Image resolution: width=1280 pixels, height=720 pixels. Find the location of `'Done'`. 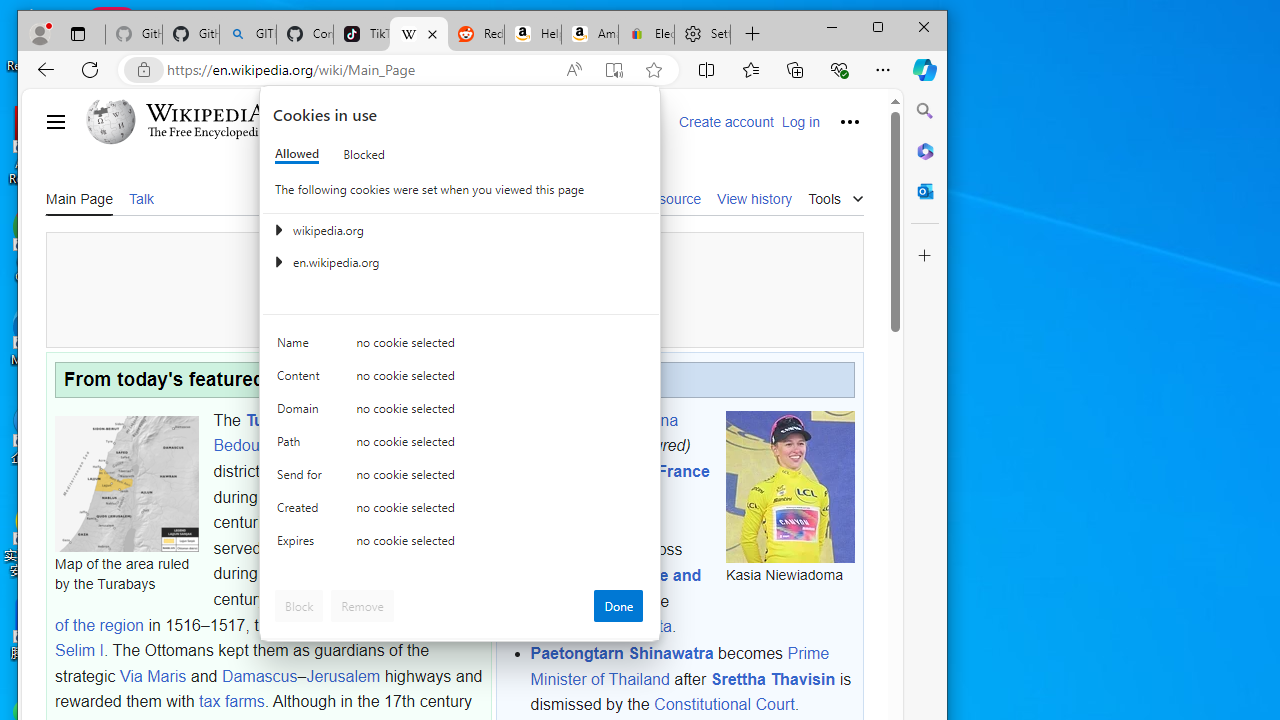

'Done' is located at coordinates (617, 604).